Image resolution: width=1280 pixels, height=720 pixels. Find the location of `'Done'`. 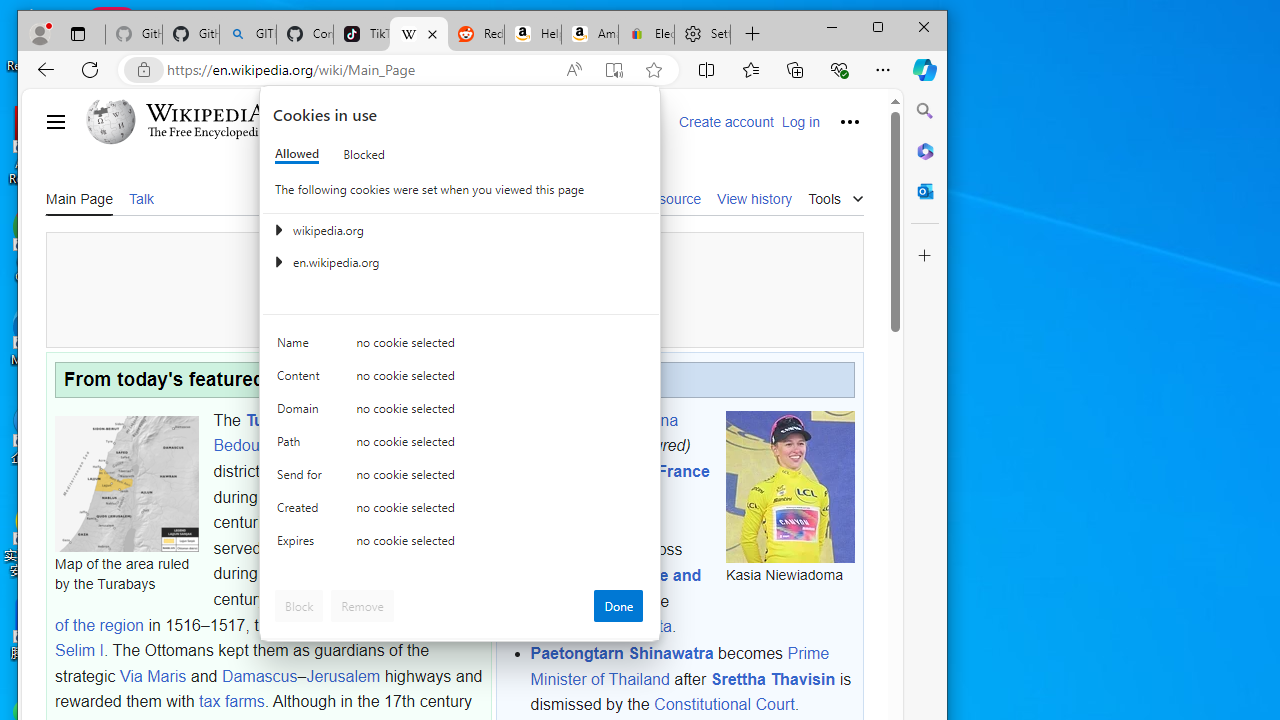

'Done' is located at coordinates (617, 604).